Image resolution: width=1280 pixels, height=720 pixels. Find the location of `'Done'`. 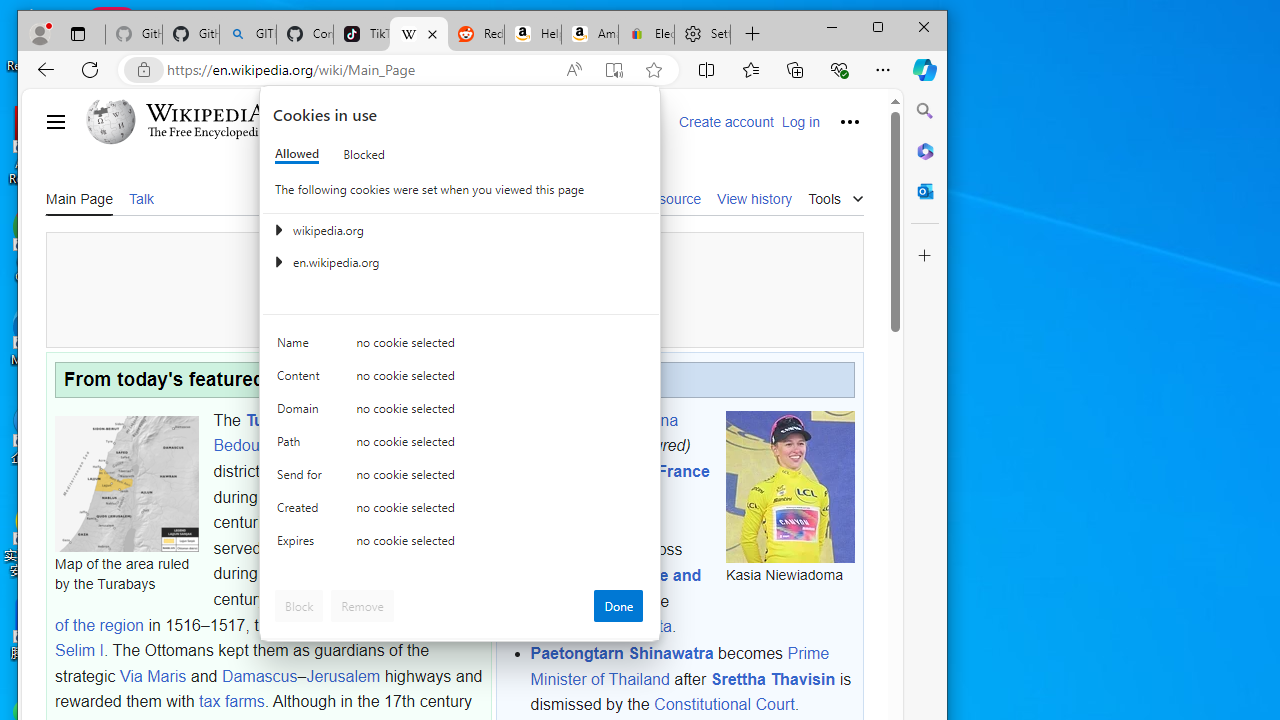

'Done' is located at coordinates (617, 604).